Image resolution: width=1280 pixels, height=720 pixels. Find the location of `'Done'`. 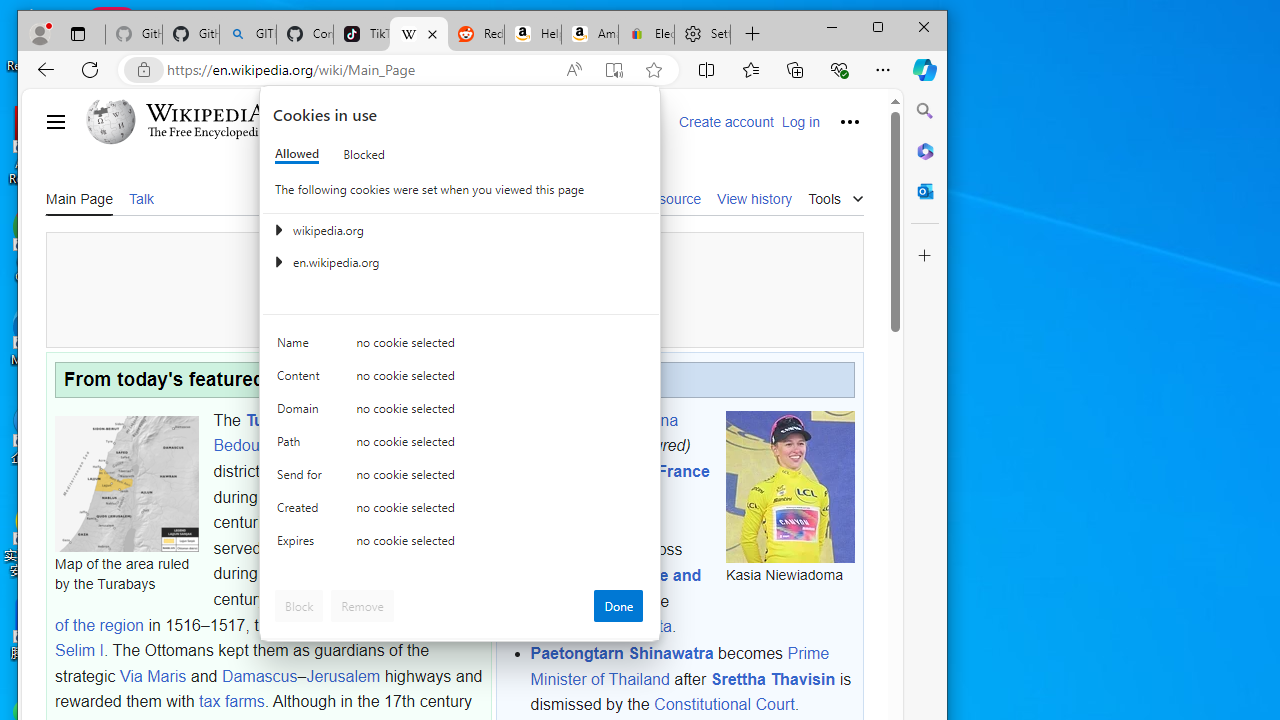

'Done' is located at coordinates (617, 604).